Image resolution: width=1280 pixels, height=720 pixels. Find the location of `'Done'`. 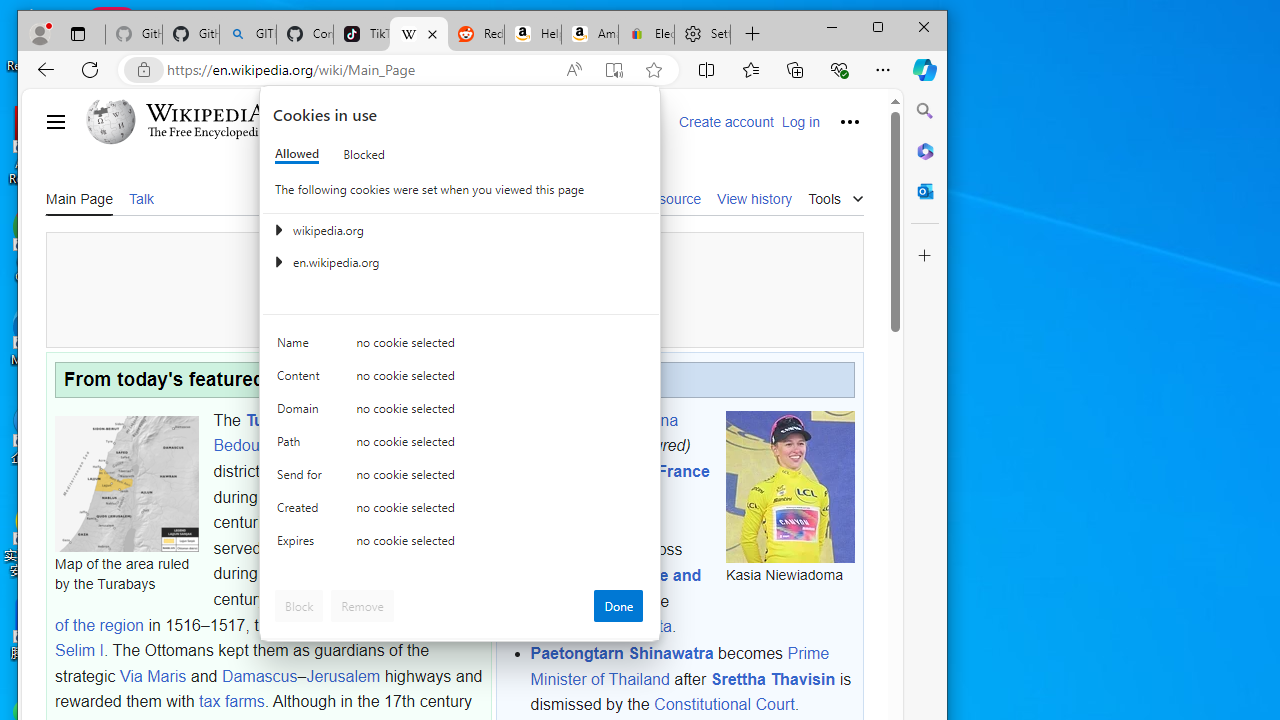

'Done' is located at coordinates (617, 604).